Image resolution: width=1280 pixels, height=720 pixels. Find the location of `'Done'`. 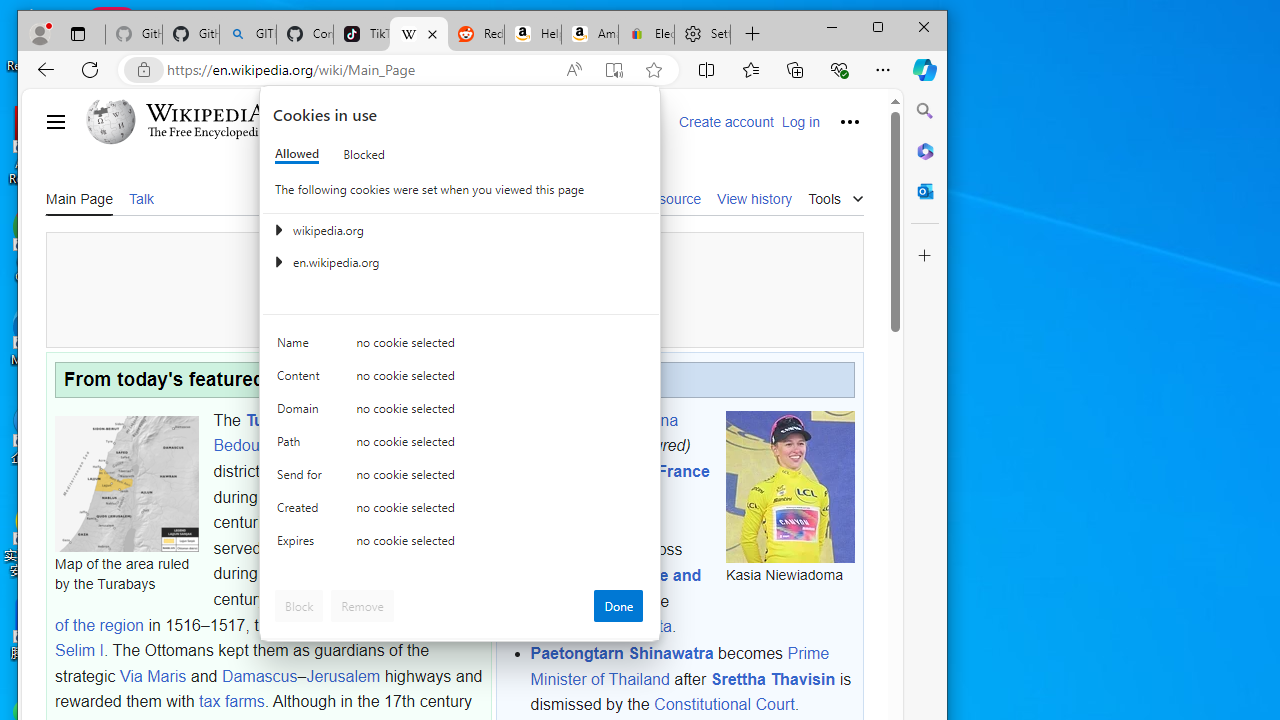

'Done' is located at coordinates (617, 604).